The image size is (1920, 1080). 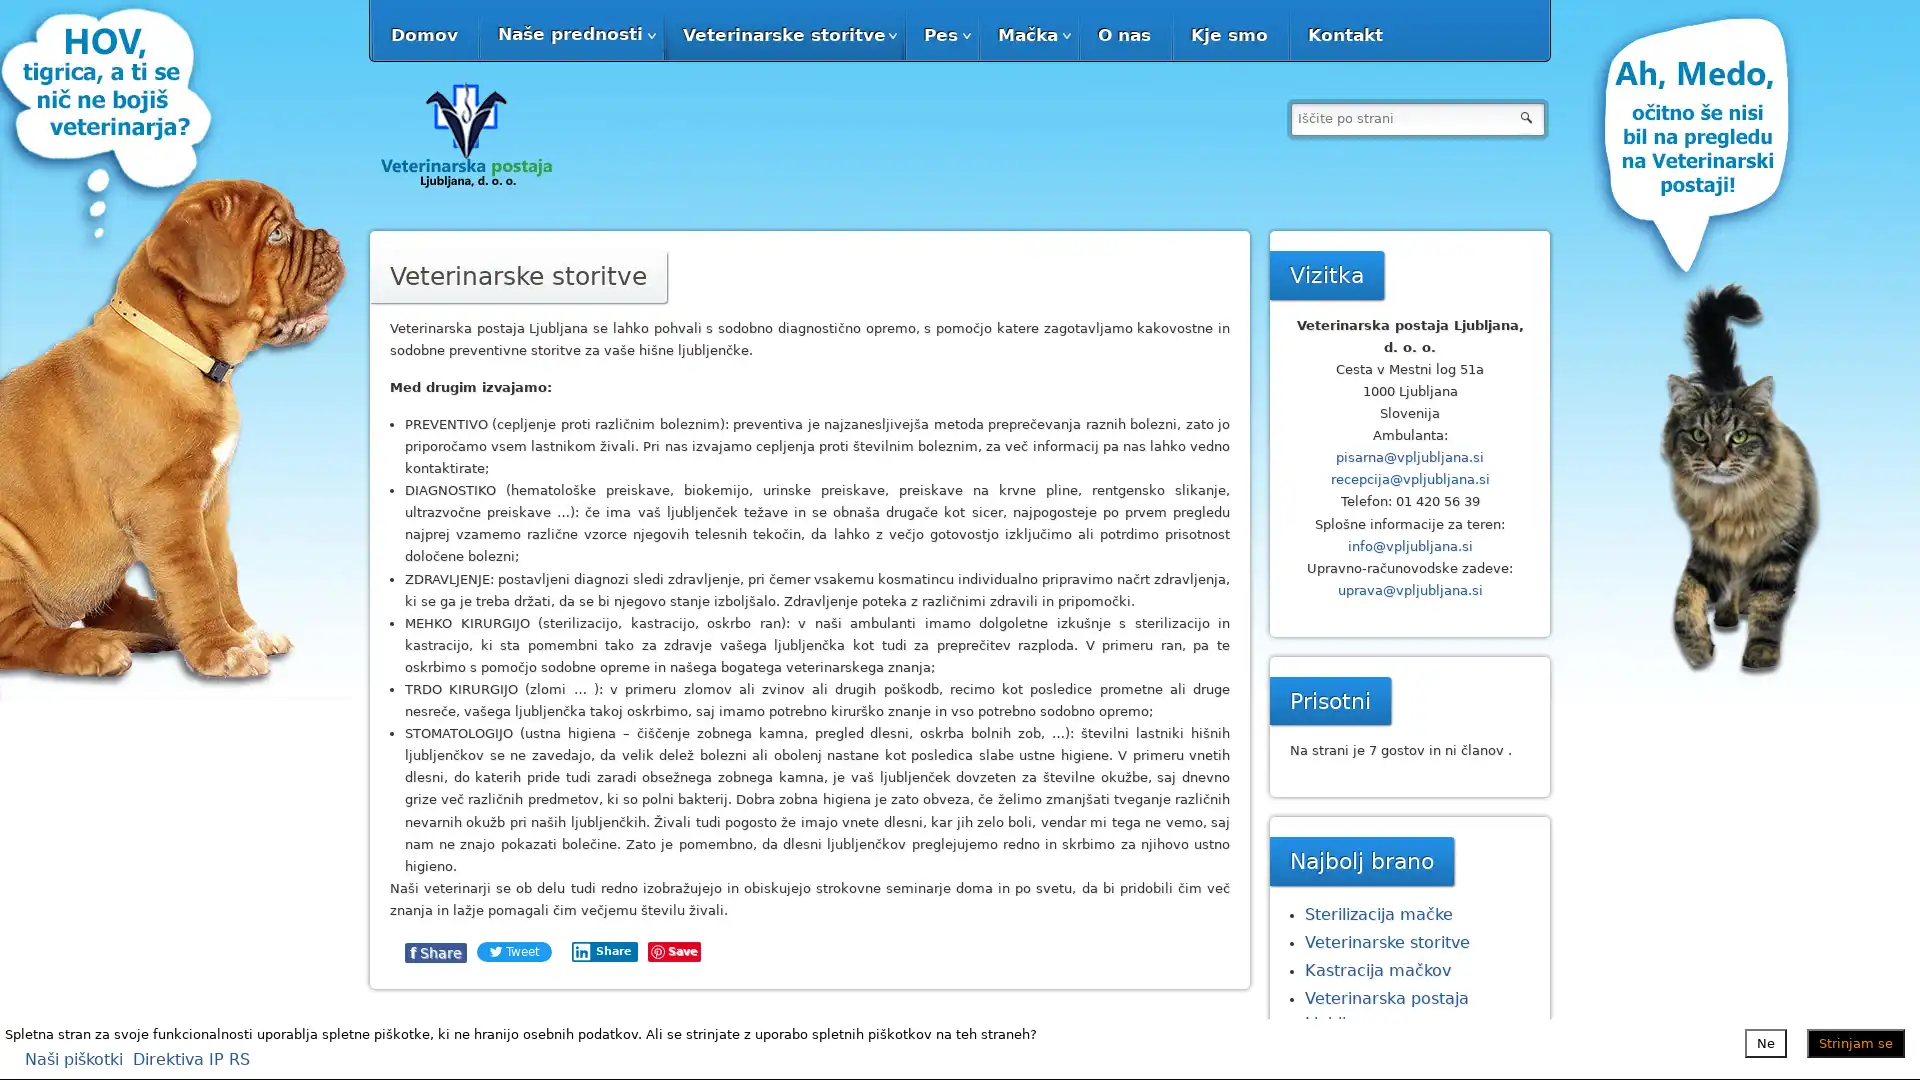 What do you see at coordinates (1855, 1041) in the screenshot?
I see `Strinjam se` at bounding box center [1855, 1041].